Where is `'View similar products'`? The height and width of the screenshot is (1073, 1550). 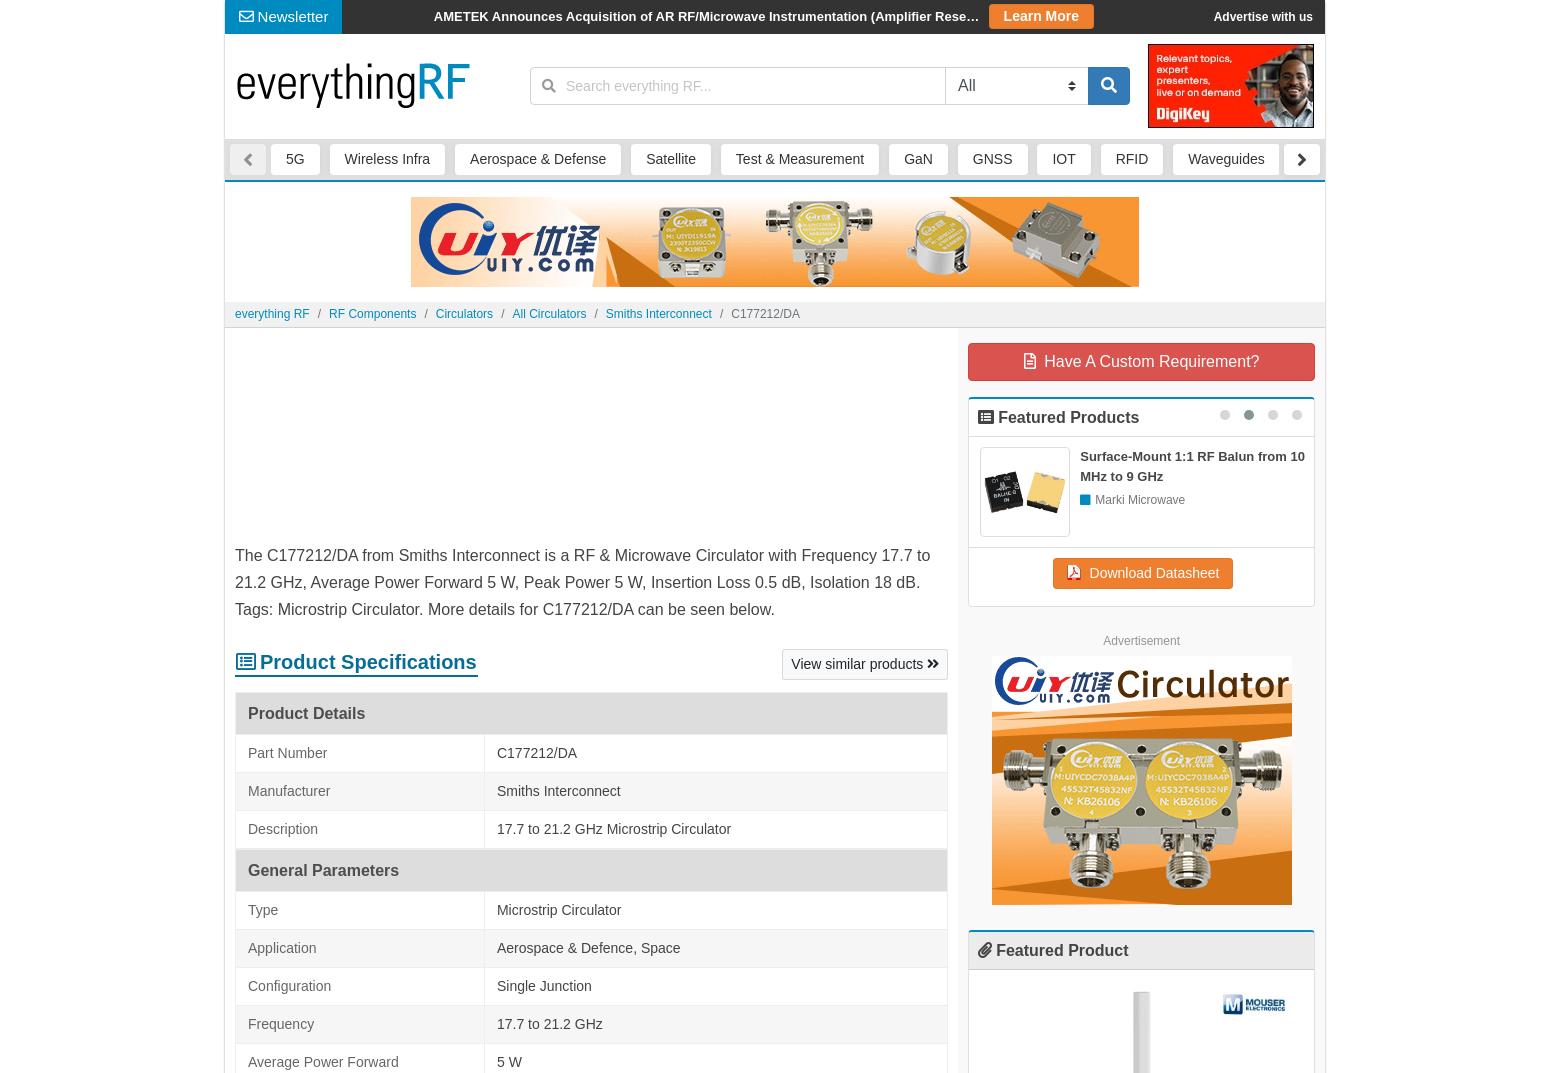
'View similar products' is located at coordinates (723, 174).